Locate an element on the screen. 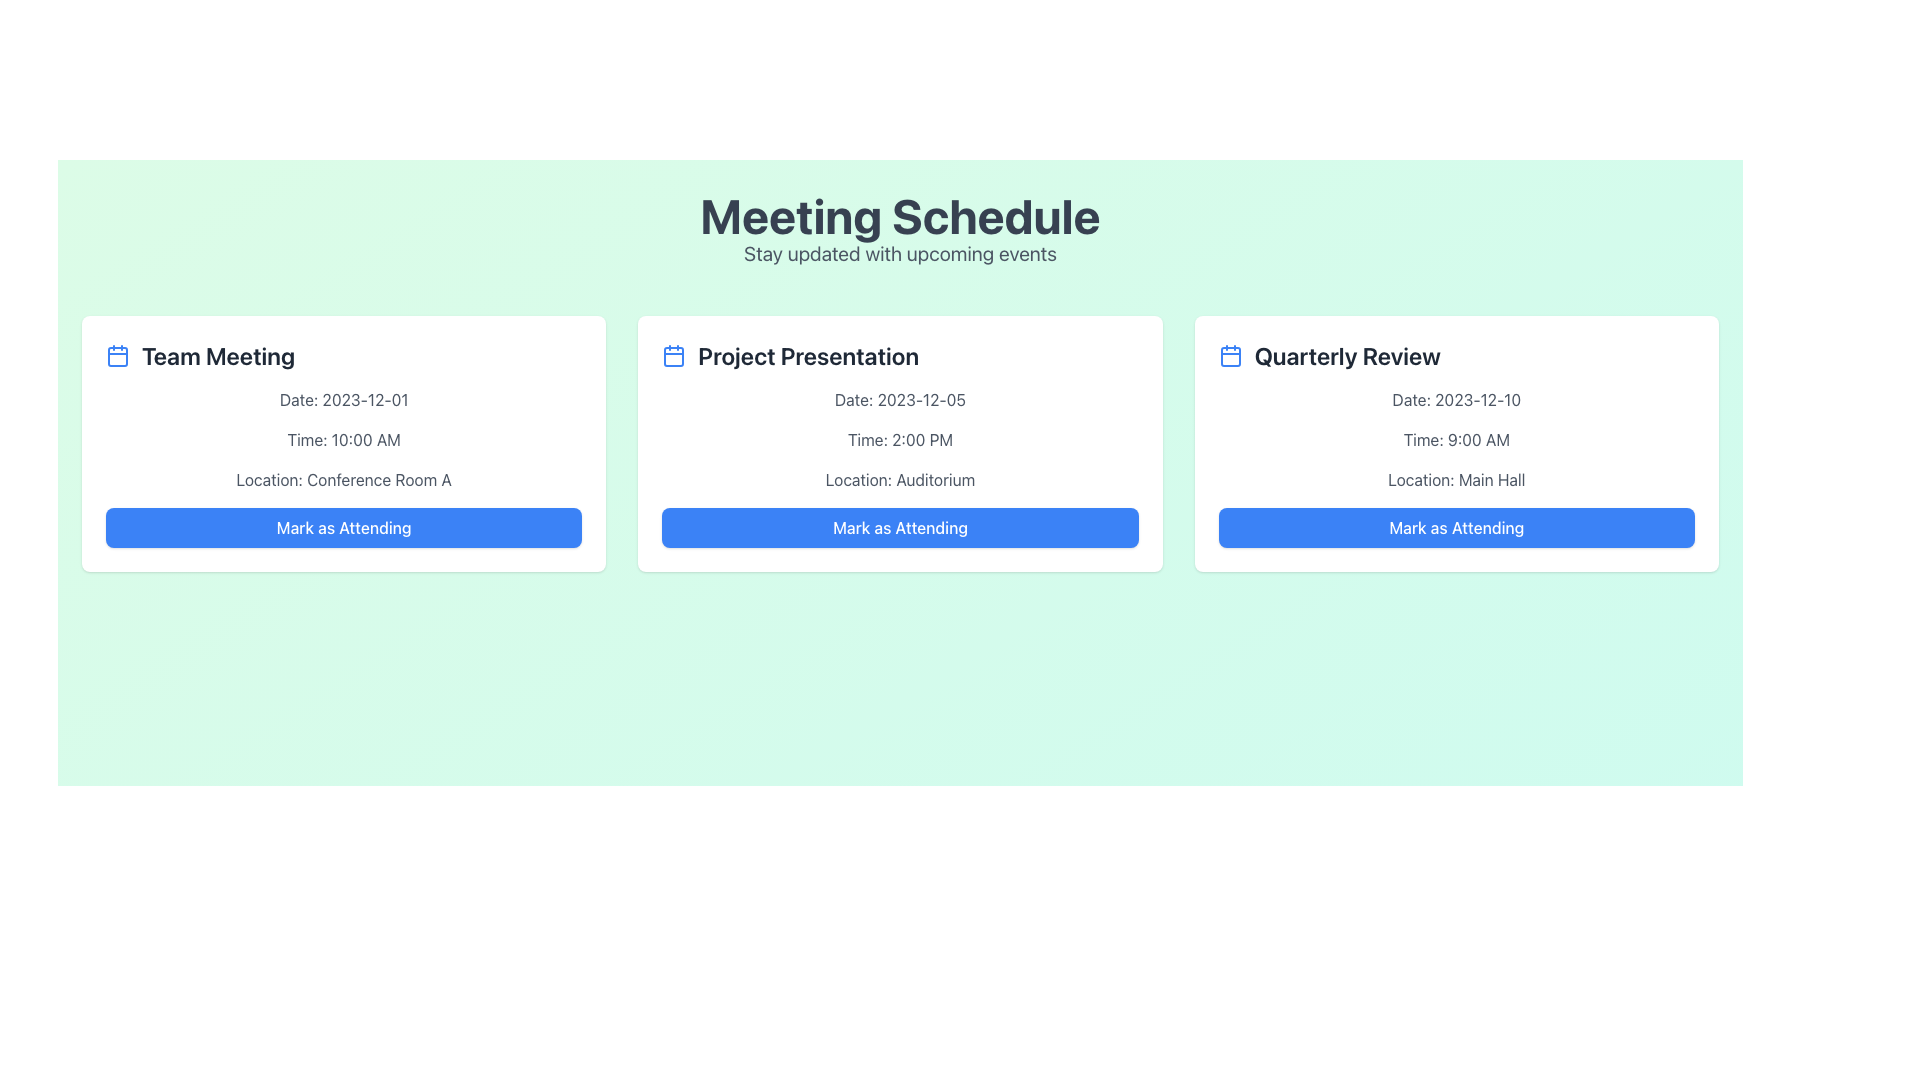 This screenshot has width=1920, height=1080. the text label displaying 'Time: 2:00 PM', which is the third line within the card labeled 'Project Presentation', positioned below 'Date: 2023-12-05' and above 'Location: Auditorium' is located at coordinates (899, 438).